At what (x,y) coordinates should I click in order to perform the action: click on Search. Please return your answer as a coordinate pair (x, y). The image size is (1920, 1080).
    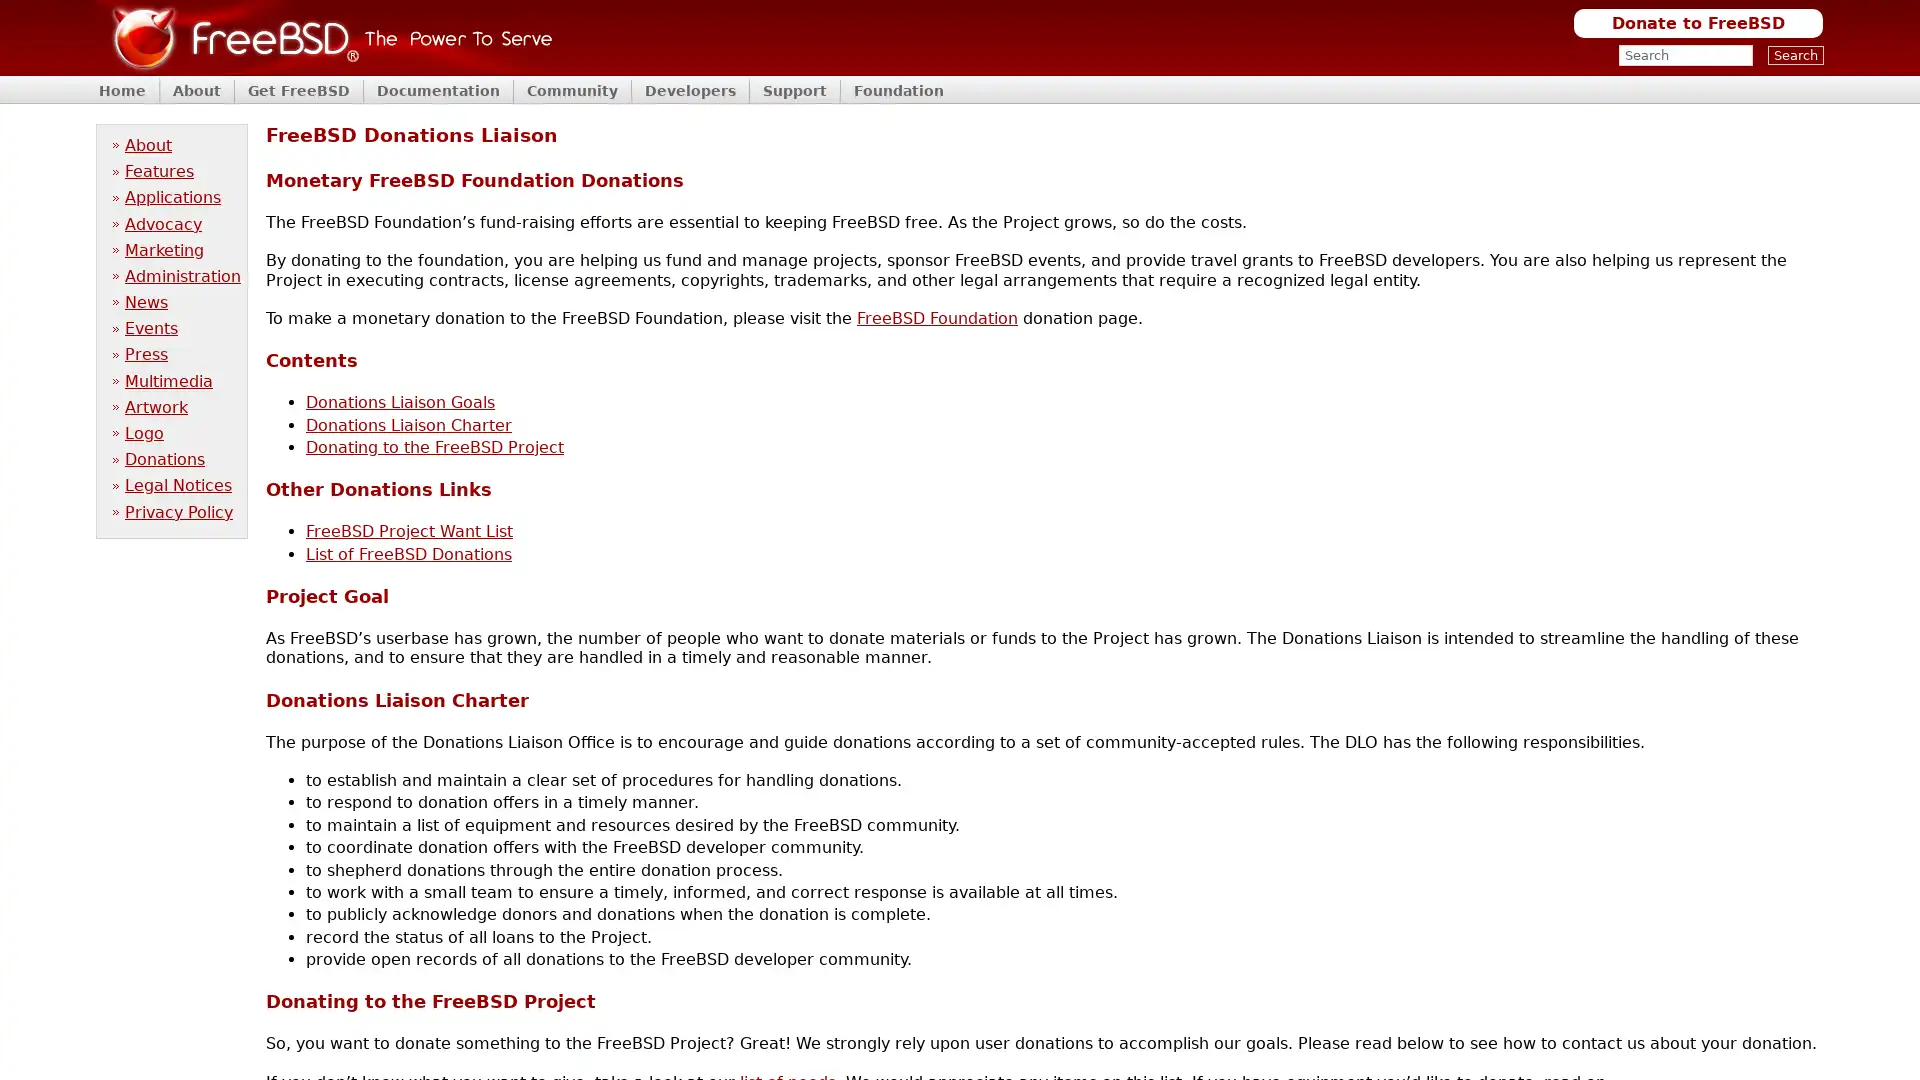
    Looking at the image, I should click on (1795, 54).